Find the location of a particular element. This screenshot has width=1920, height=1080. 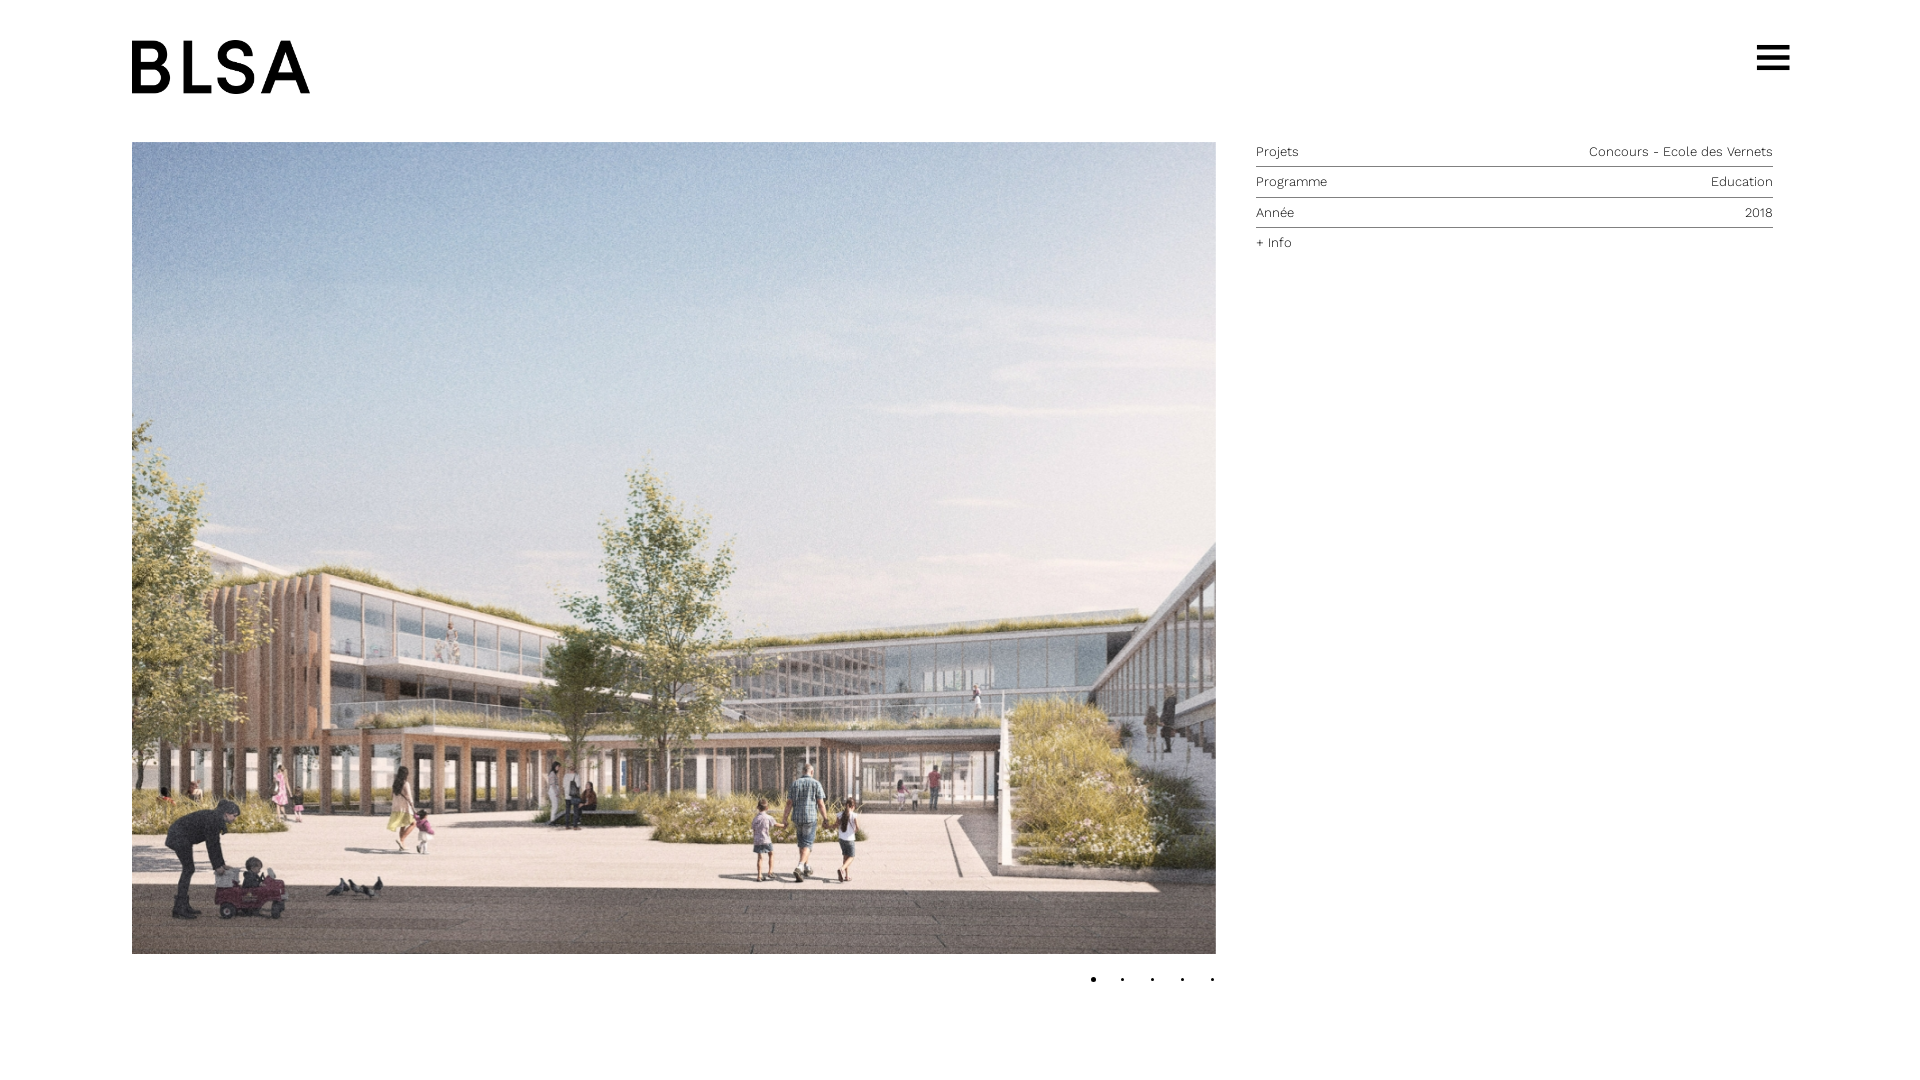

'1' is located at coordinates (1126, 982).